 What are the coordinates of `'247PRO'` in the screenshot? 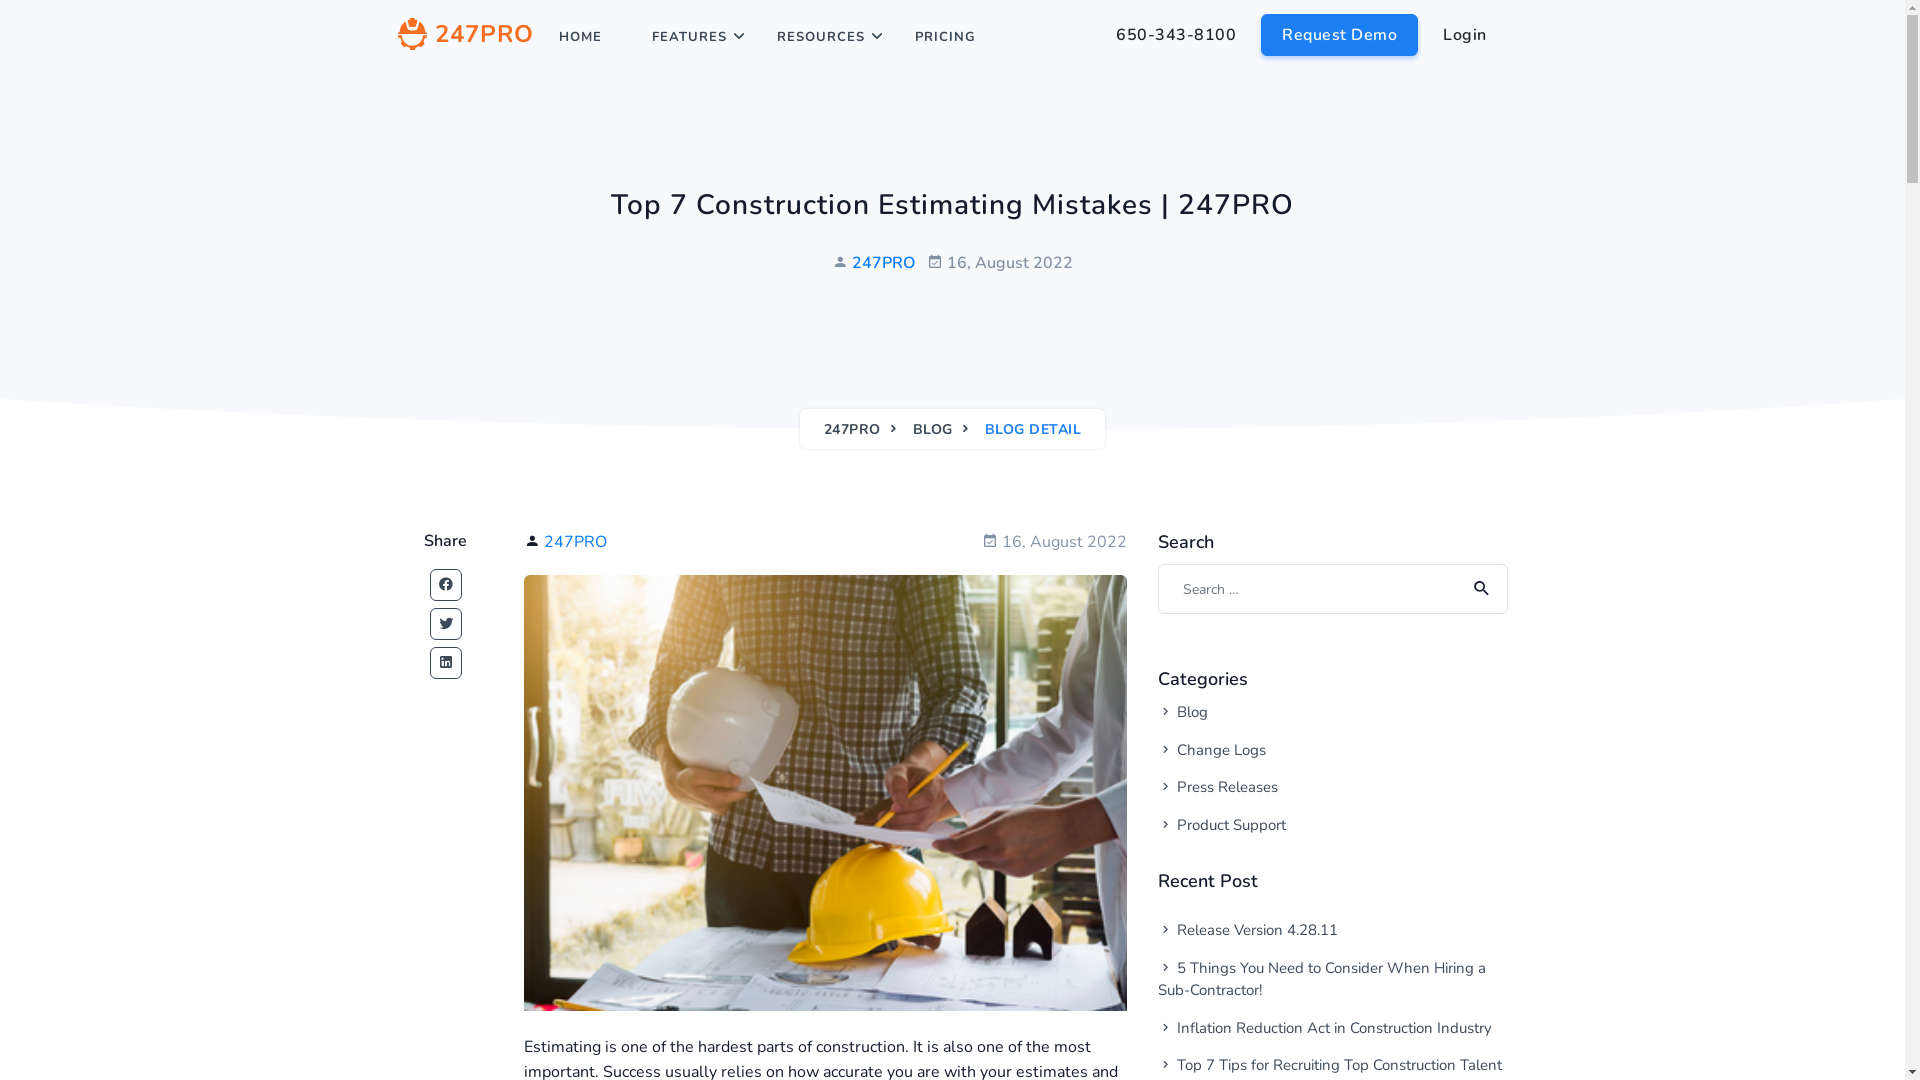 It's located at (398, 37).